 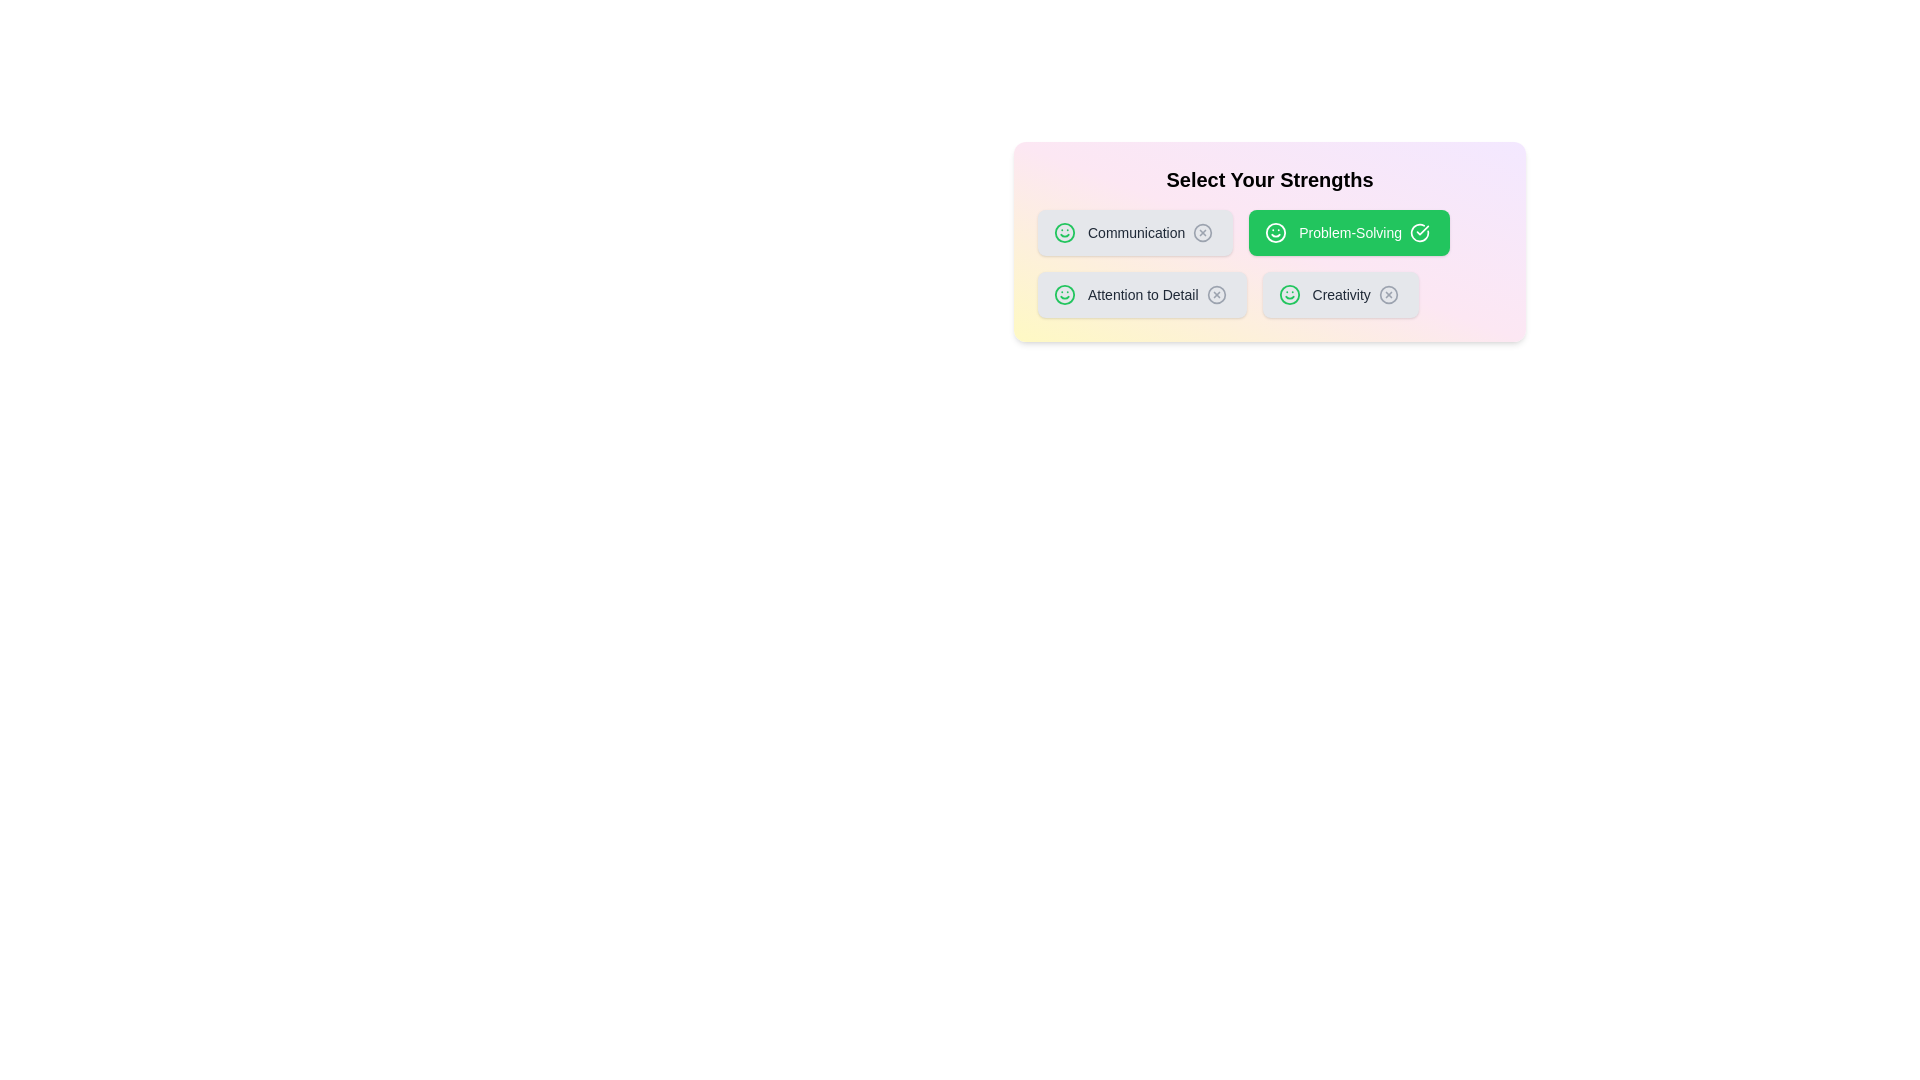 I want to click on the skill chip labeled 'Attention to Detail' to view its hover effect, so click(x=1142, y=294).